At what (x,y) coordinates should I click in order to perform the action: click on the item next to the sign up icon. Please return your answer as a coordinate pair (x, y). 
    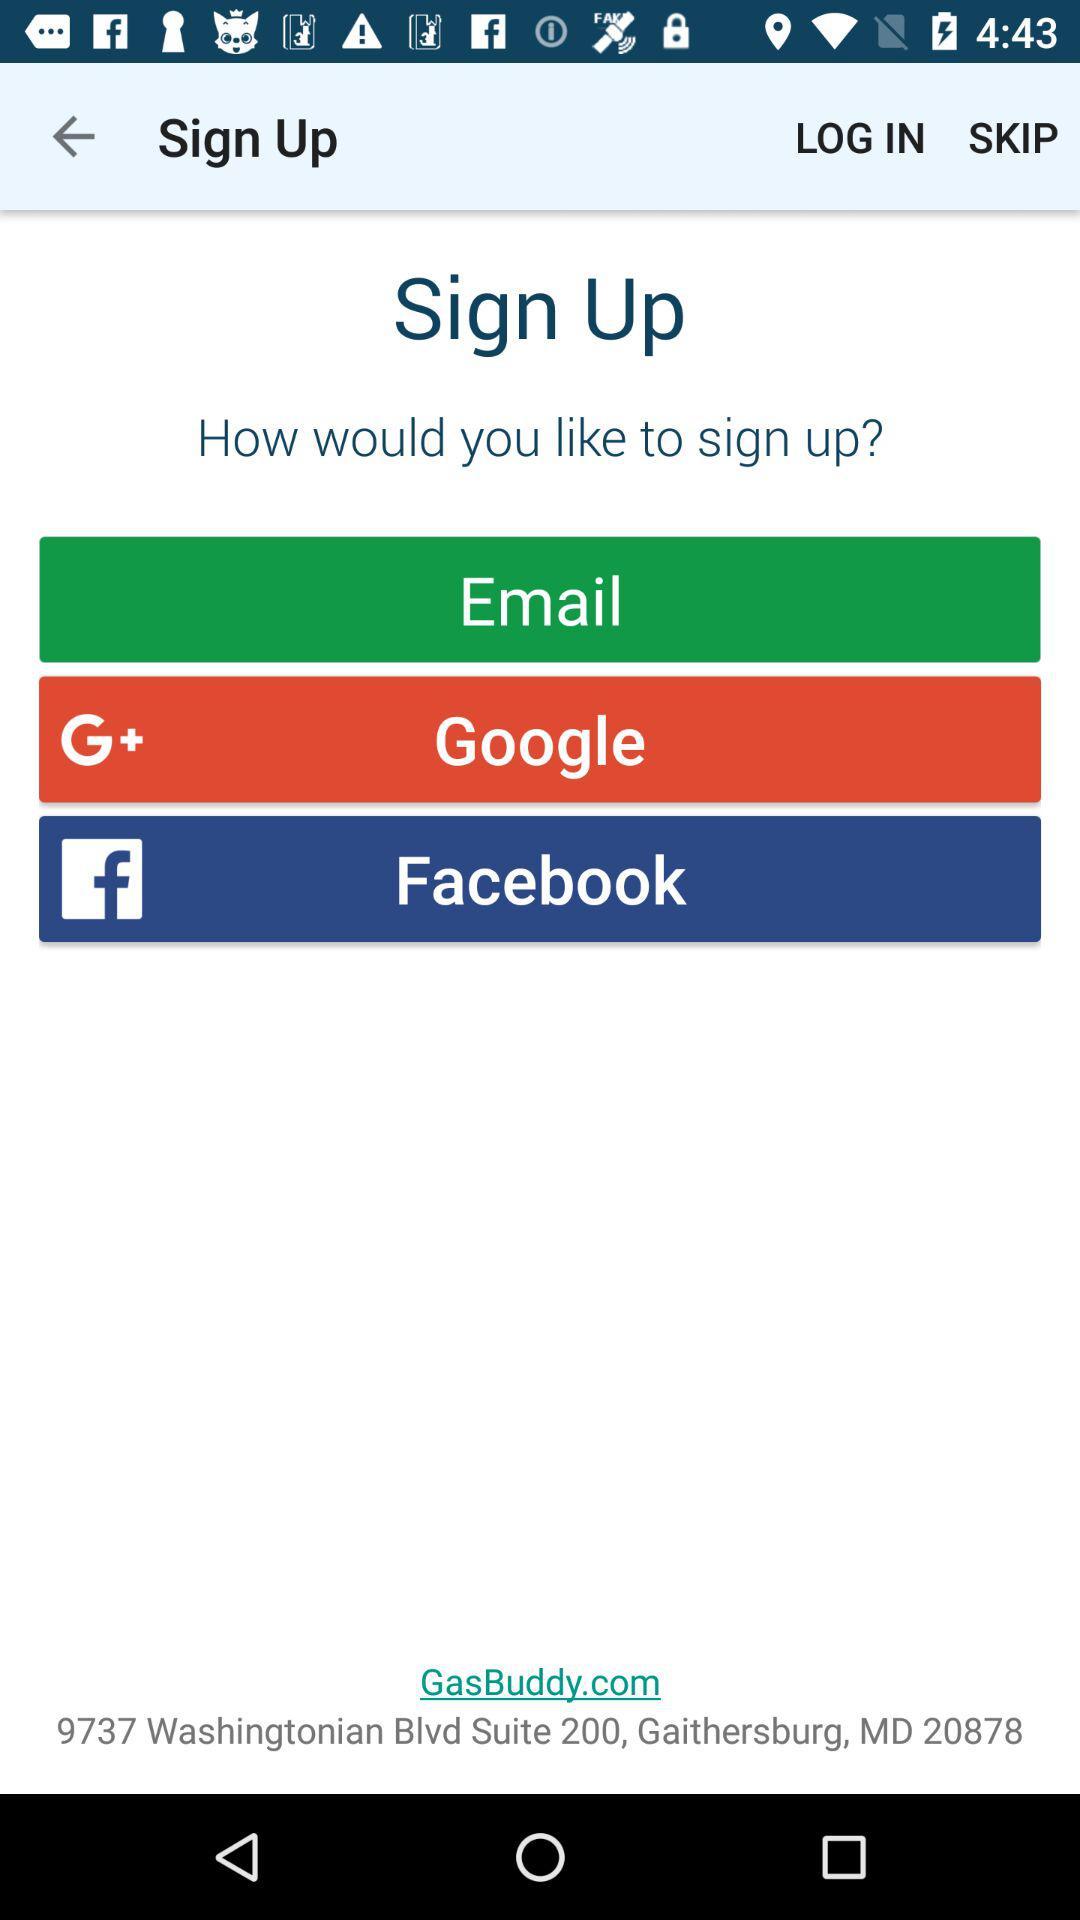
    Looking at the image, I should click on (859, 135).